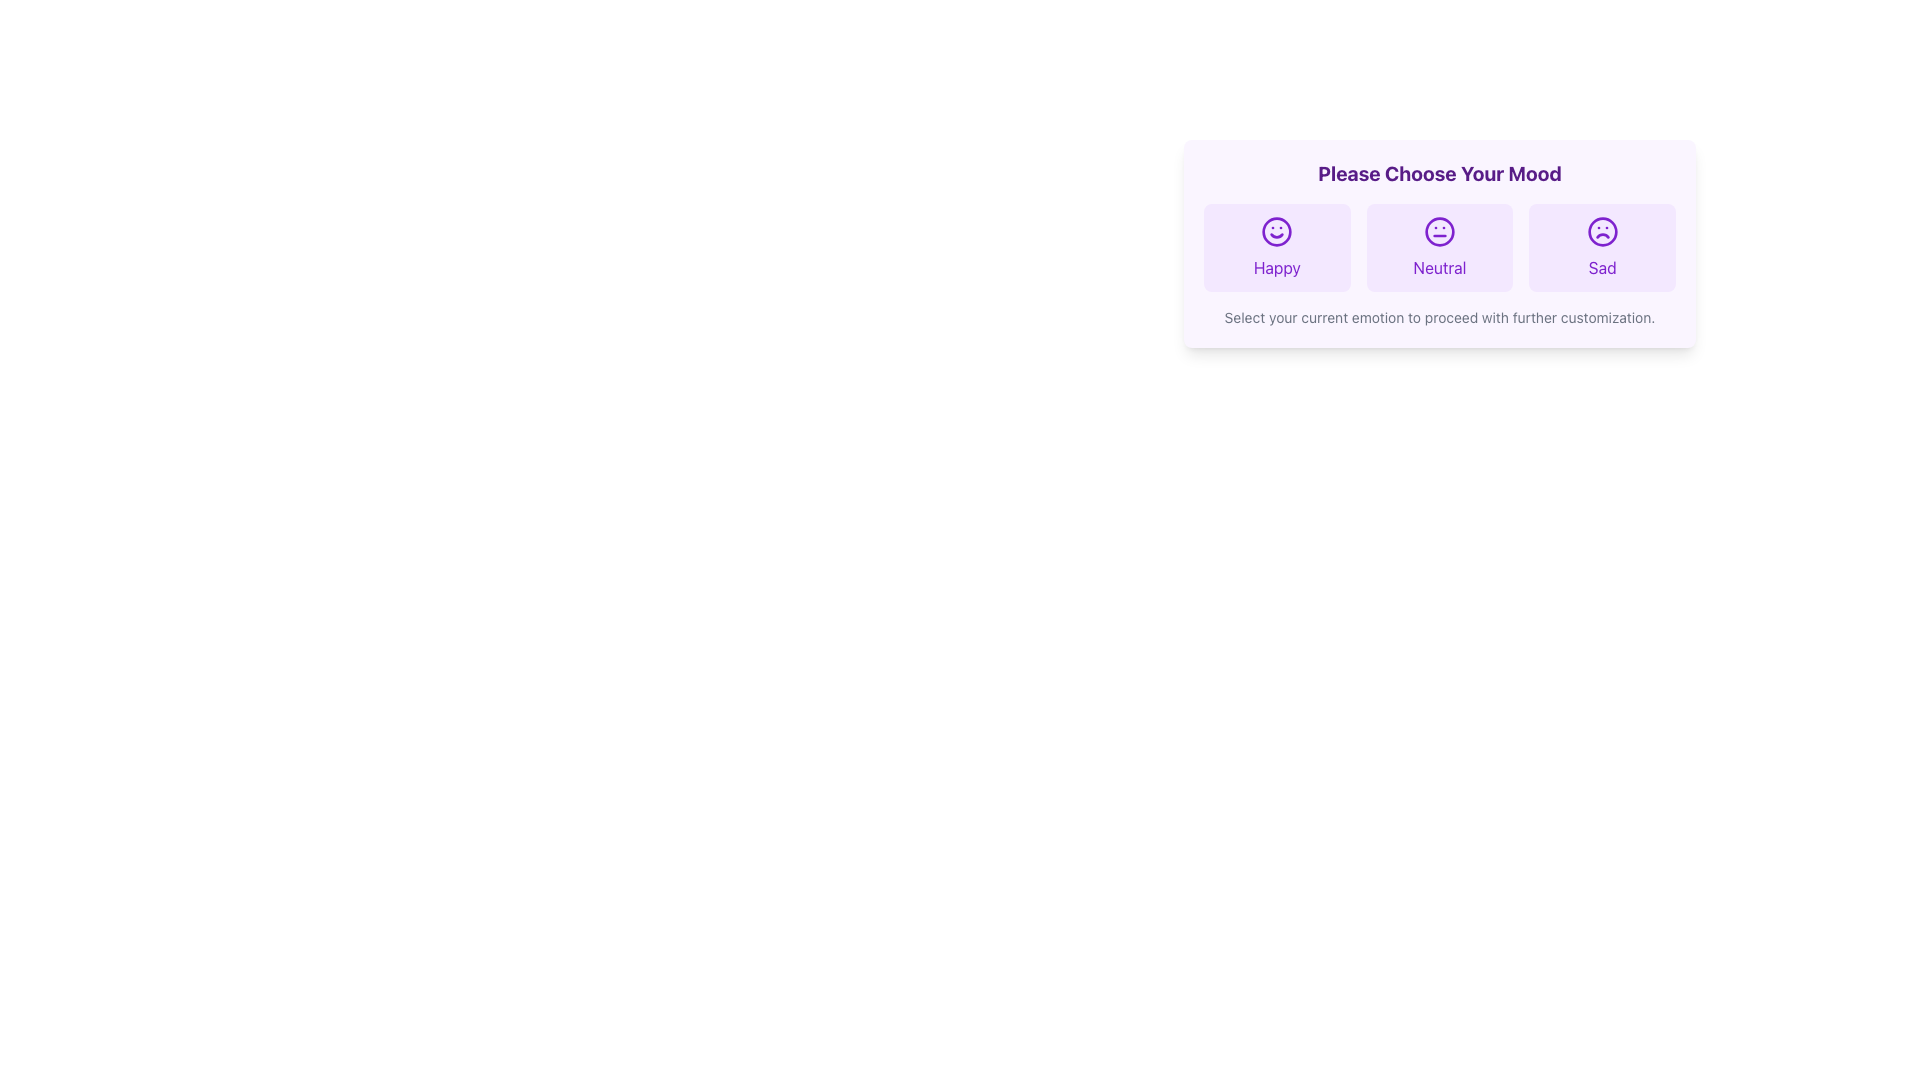 The image size is (1920, 1080). Describe the element at coordinates (1440, 230) in the screenshot. I see `the neutral mood icon, which is the second icon among three mood icons (Happy, Neutral, Sad) displayed horizontally within a rounded rectangular card` at that location.